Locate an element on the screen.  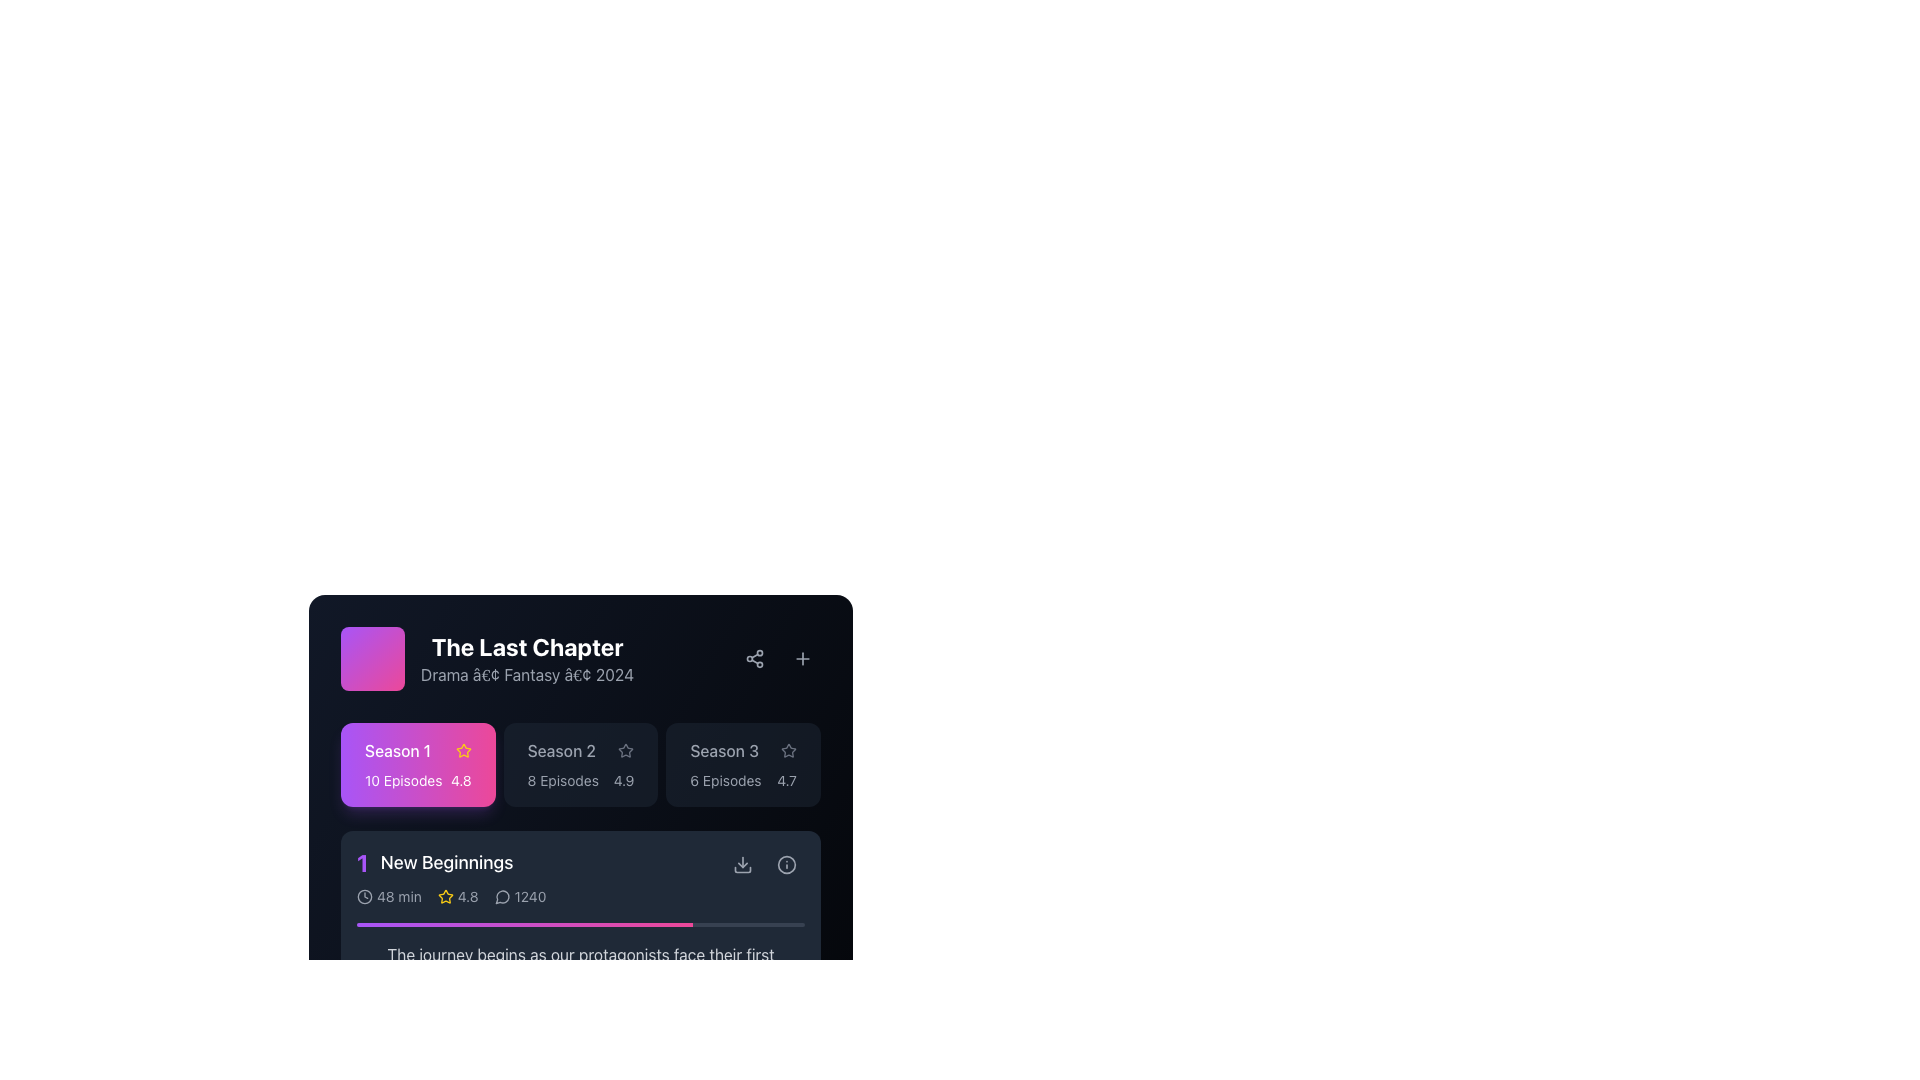
the text label that describes a specific episode or section of content, which is located to the right of the numeric label '1' is located at coordinates (445, 862).